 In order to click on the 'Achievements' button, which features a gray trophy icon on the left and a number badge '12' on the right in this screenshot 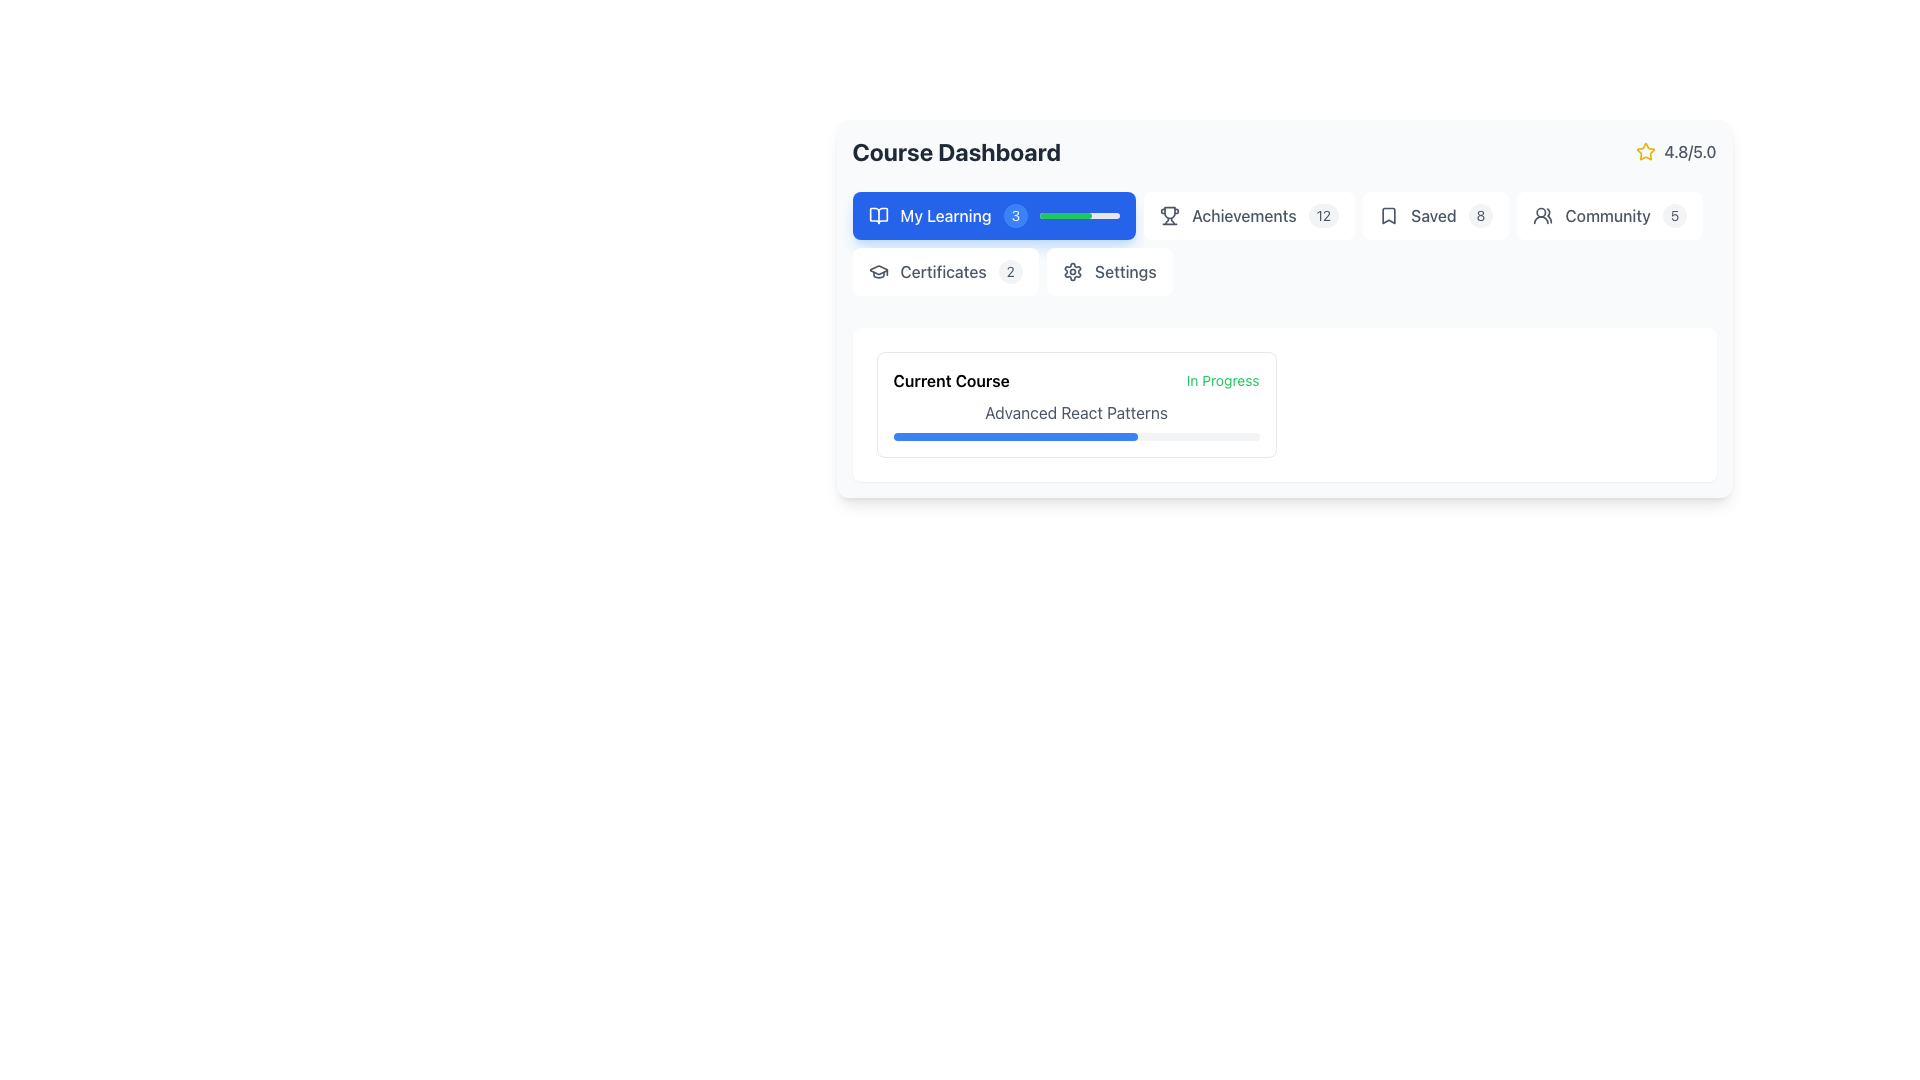, I will do `click(1248, 216)`.